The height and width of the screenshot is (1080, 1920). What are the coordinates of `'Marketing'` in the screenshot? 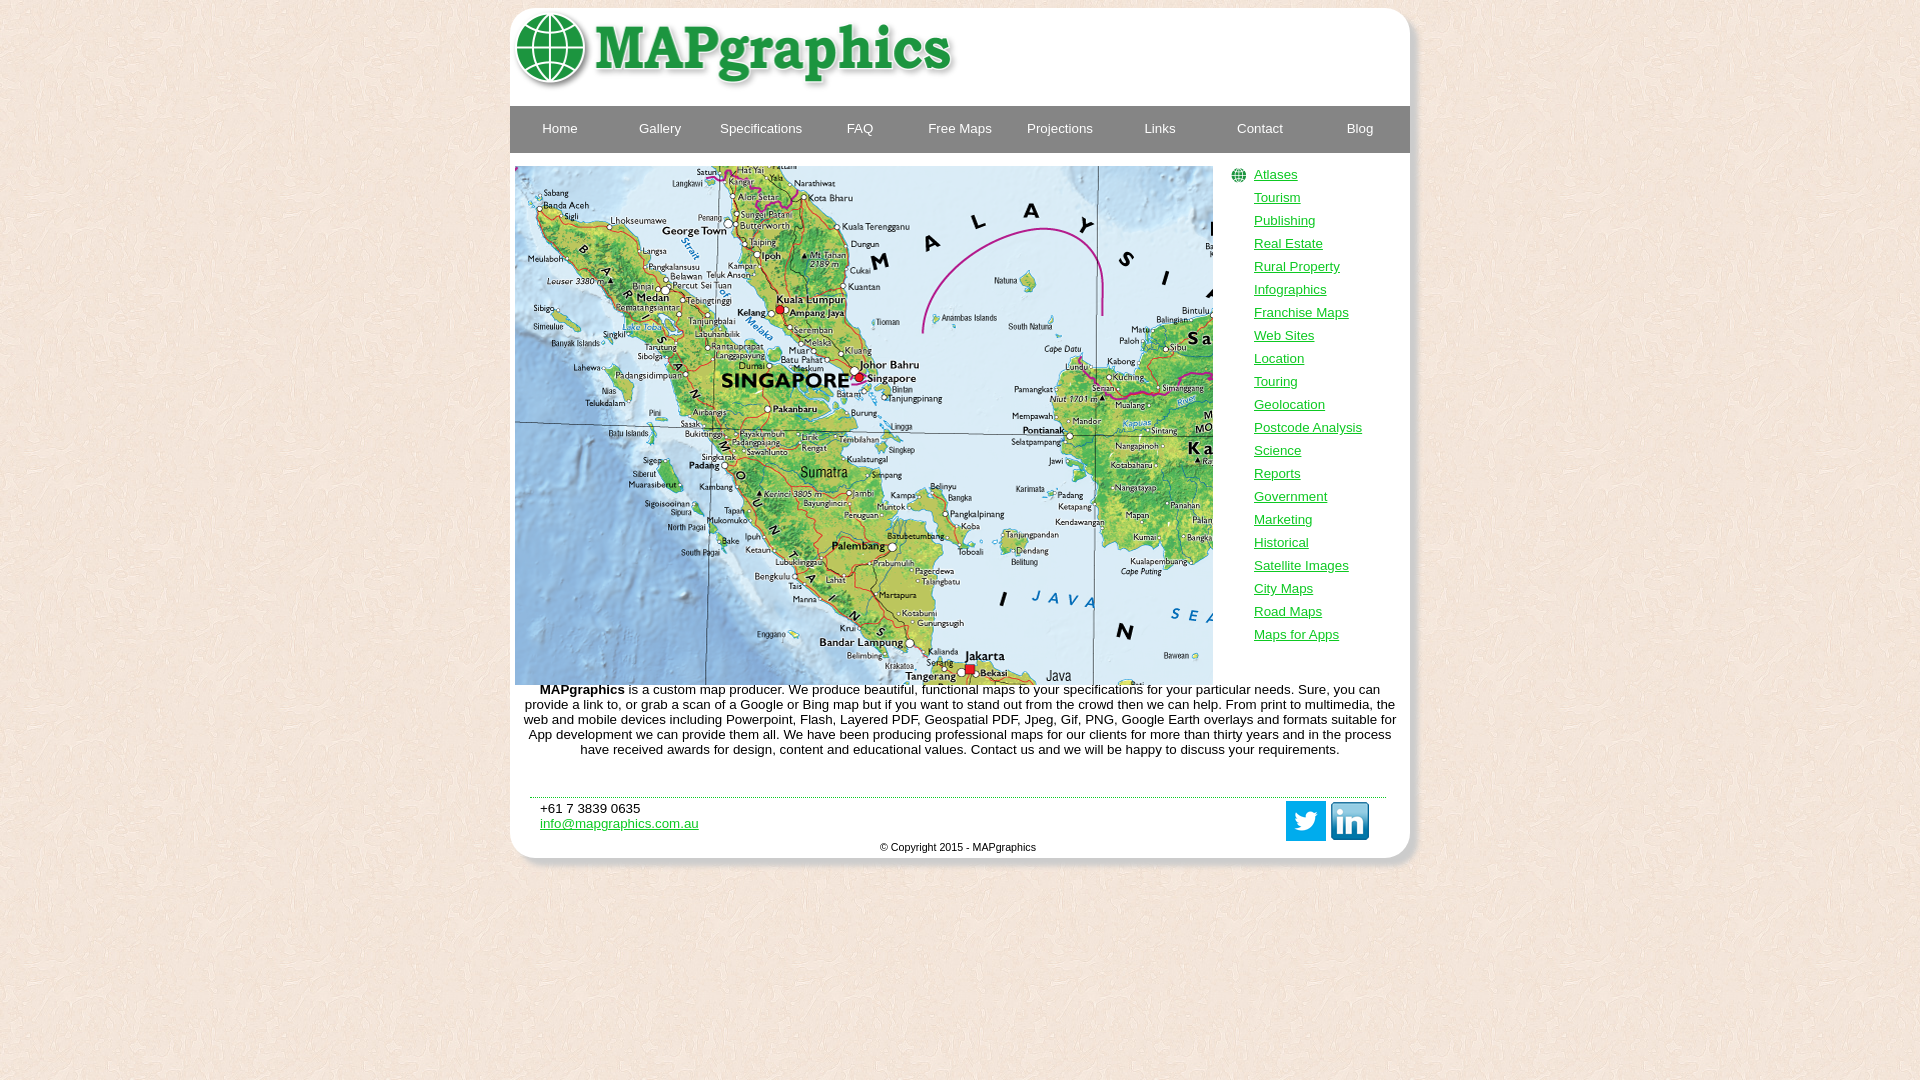 It's located at (1283, 518).